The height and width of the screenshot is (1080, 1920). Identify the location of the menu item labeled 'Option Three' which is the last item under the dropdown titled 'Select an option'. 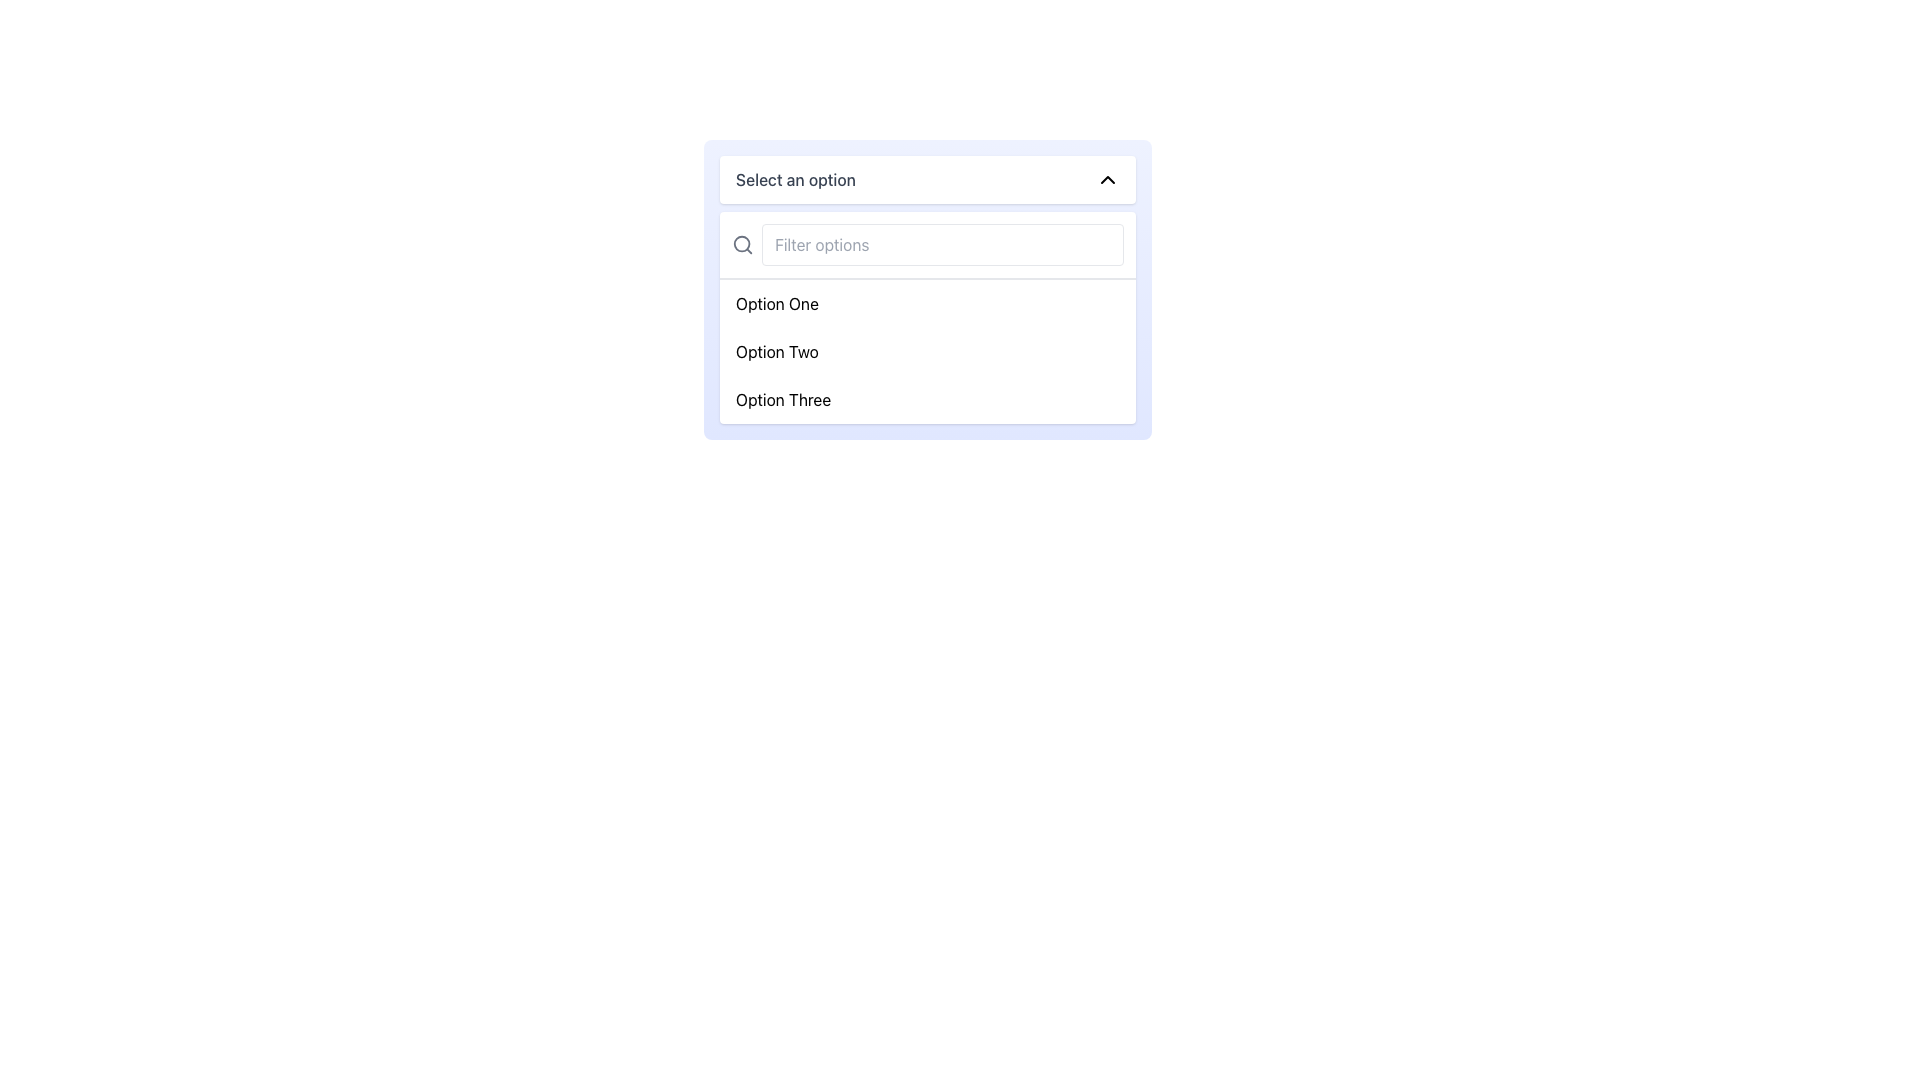
(926, 400).